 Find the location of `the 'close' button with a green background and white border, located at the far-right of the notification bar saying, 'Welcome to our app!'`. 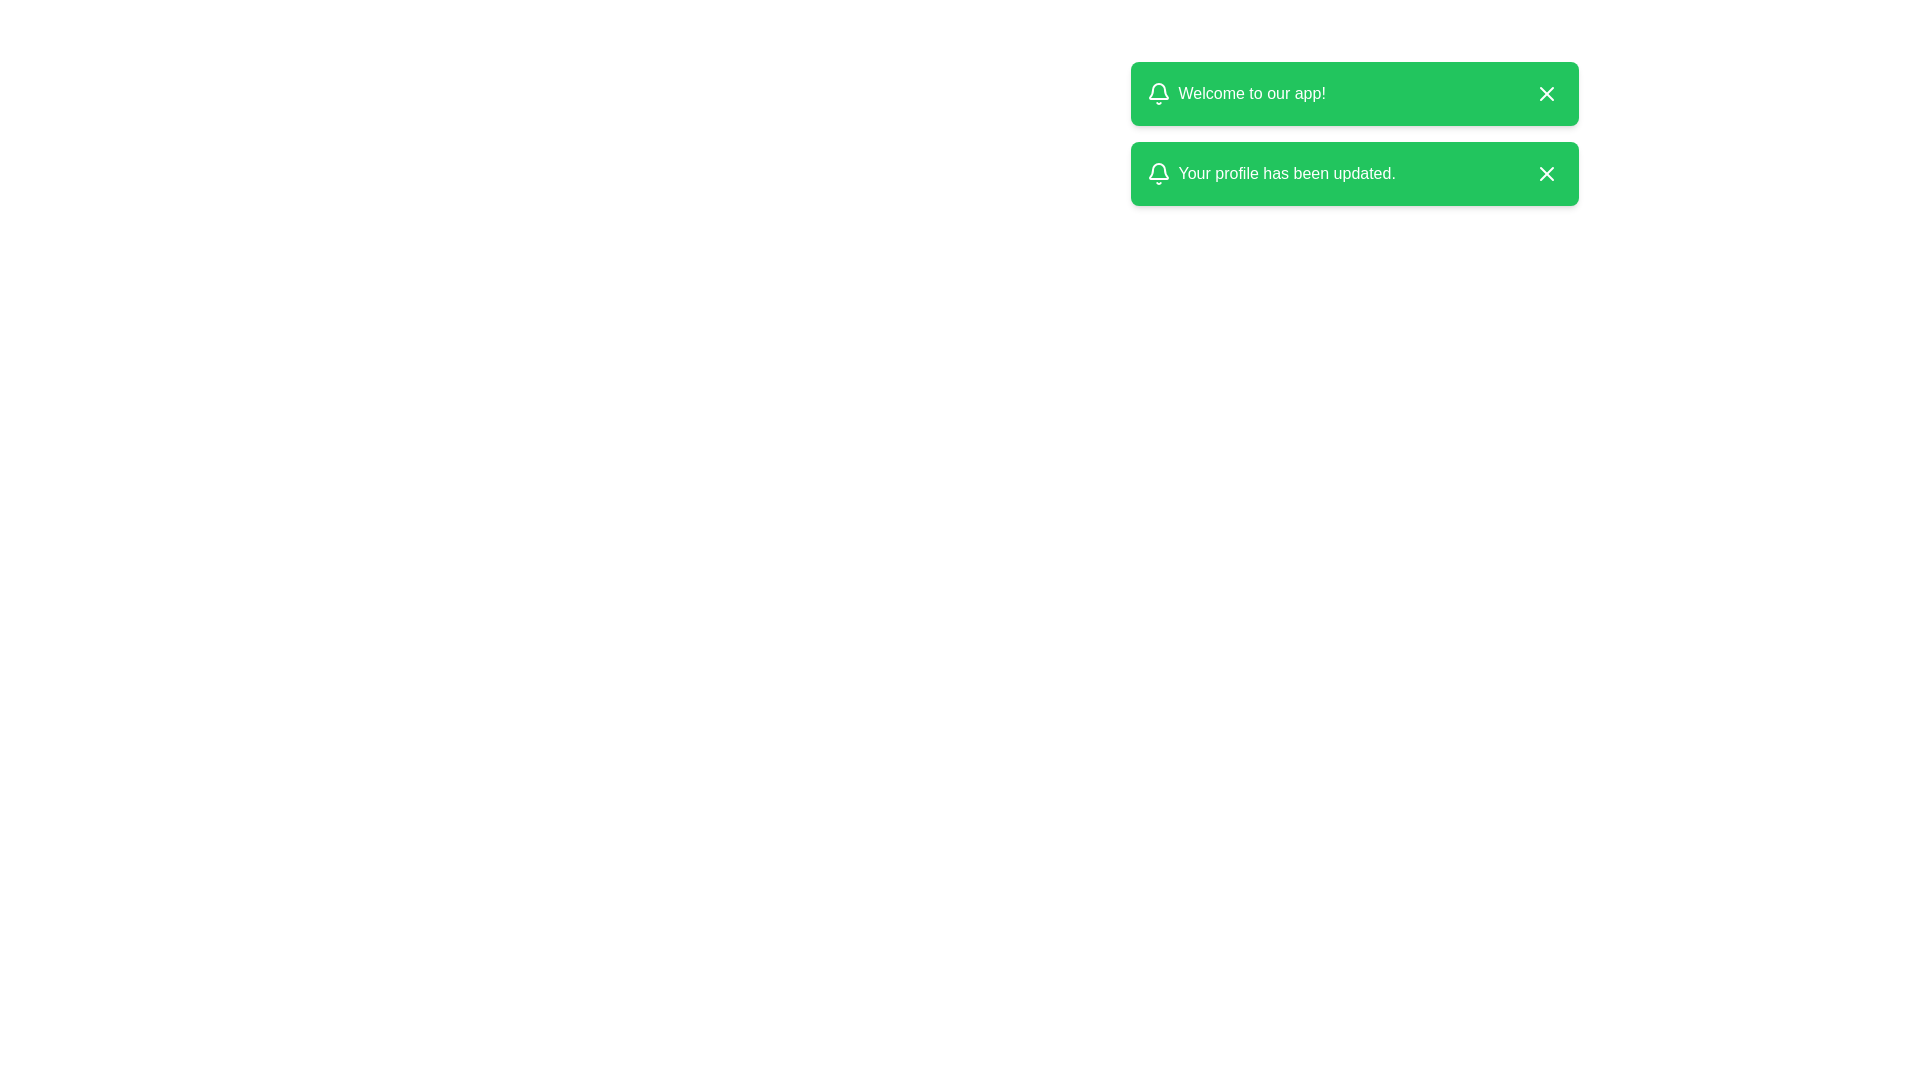

the 'close' button with a green background and white border, located at the far-right of the notification bar saying, 'Welcome to our app!' is located at coordinates (1545, 93).